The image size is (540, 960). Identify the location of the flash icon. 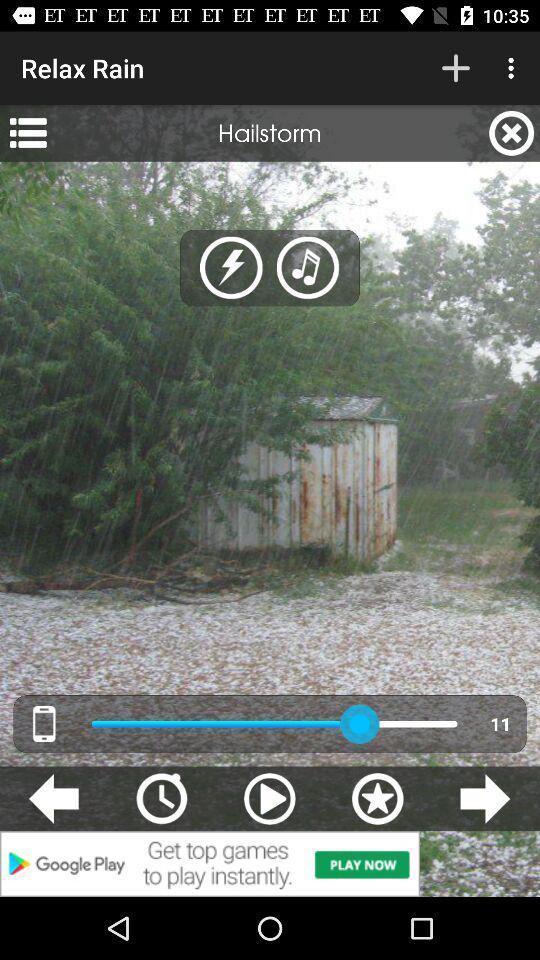
(230, 267).